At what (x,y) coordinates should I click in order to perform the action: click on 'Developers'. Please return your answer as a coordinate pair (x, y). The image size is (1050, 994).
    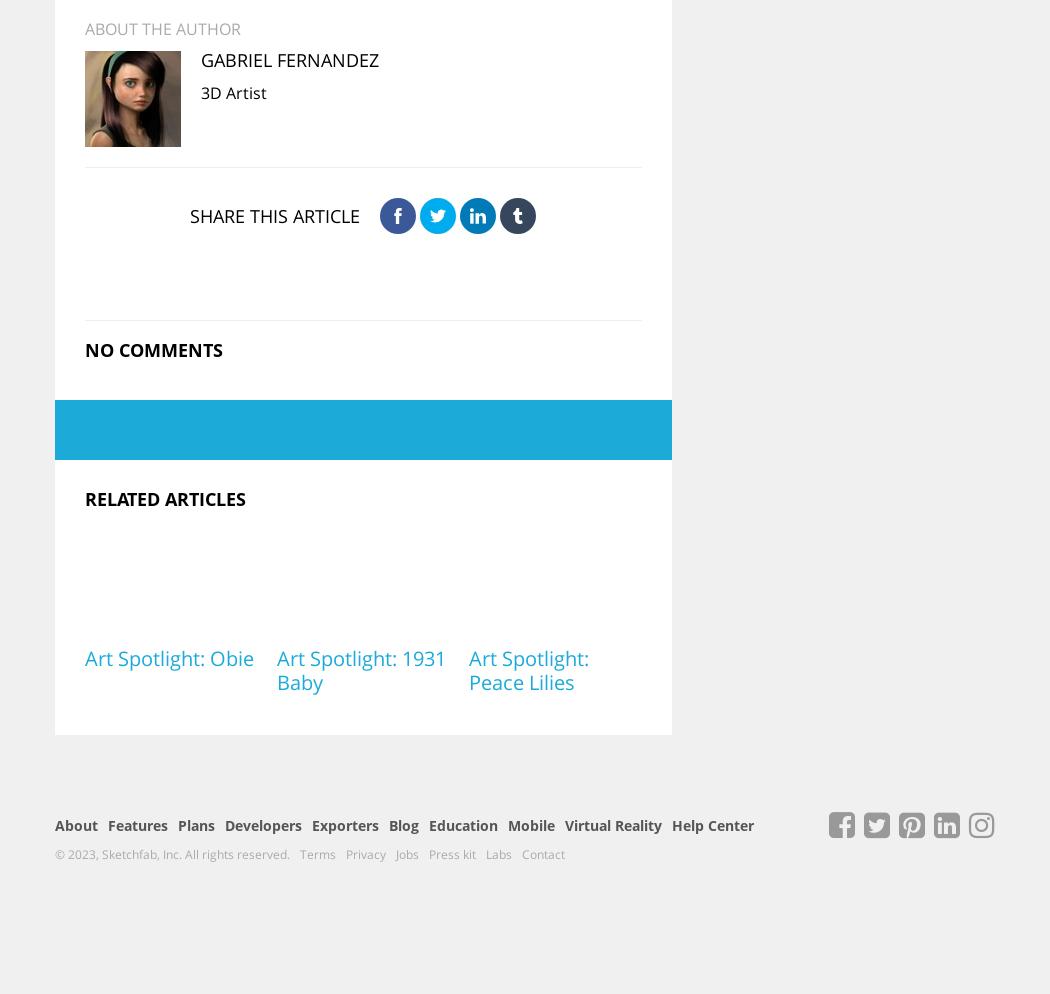
    Looking at the image, I should click on (262, 824).